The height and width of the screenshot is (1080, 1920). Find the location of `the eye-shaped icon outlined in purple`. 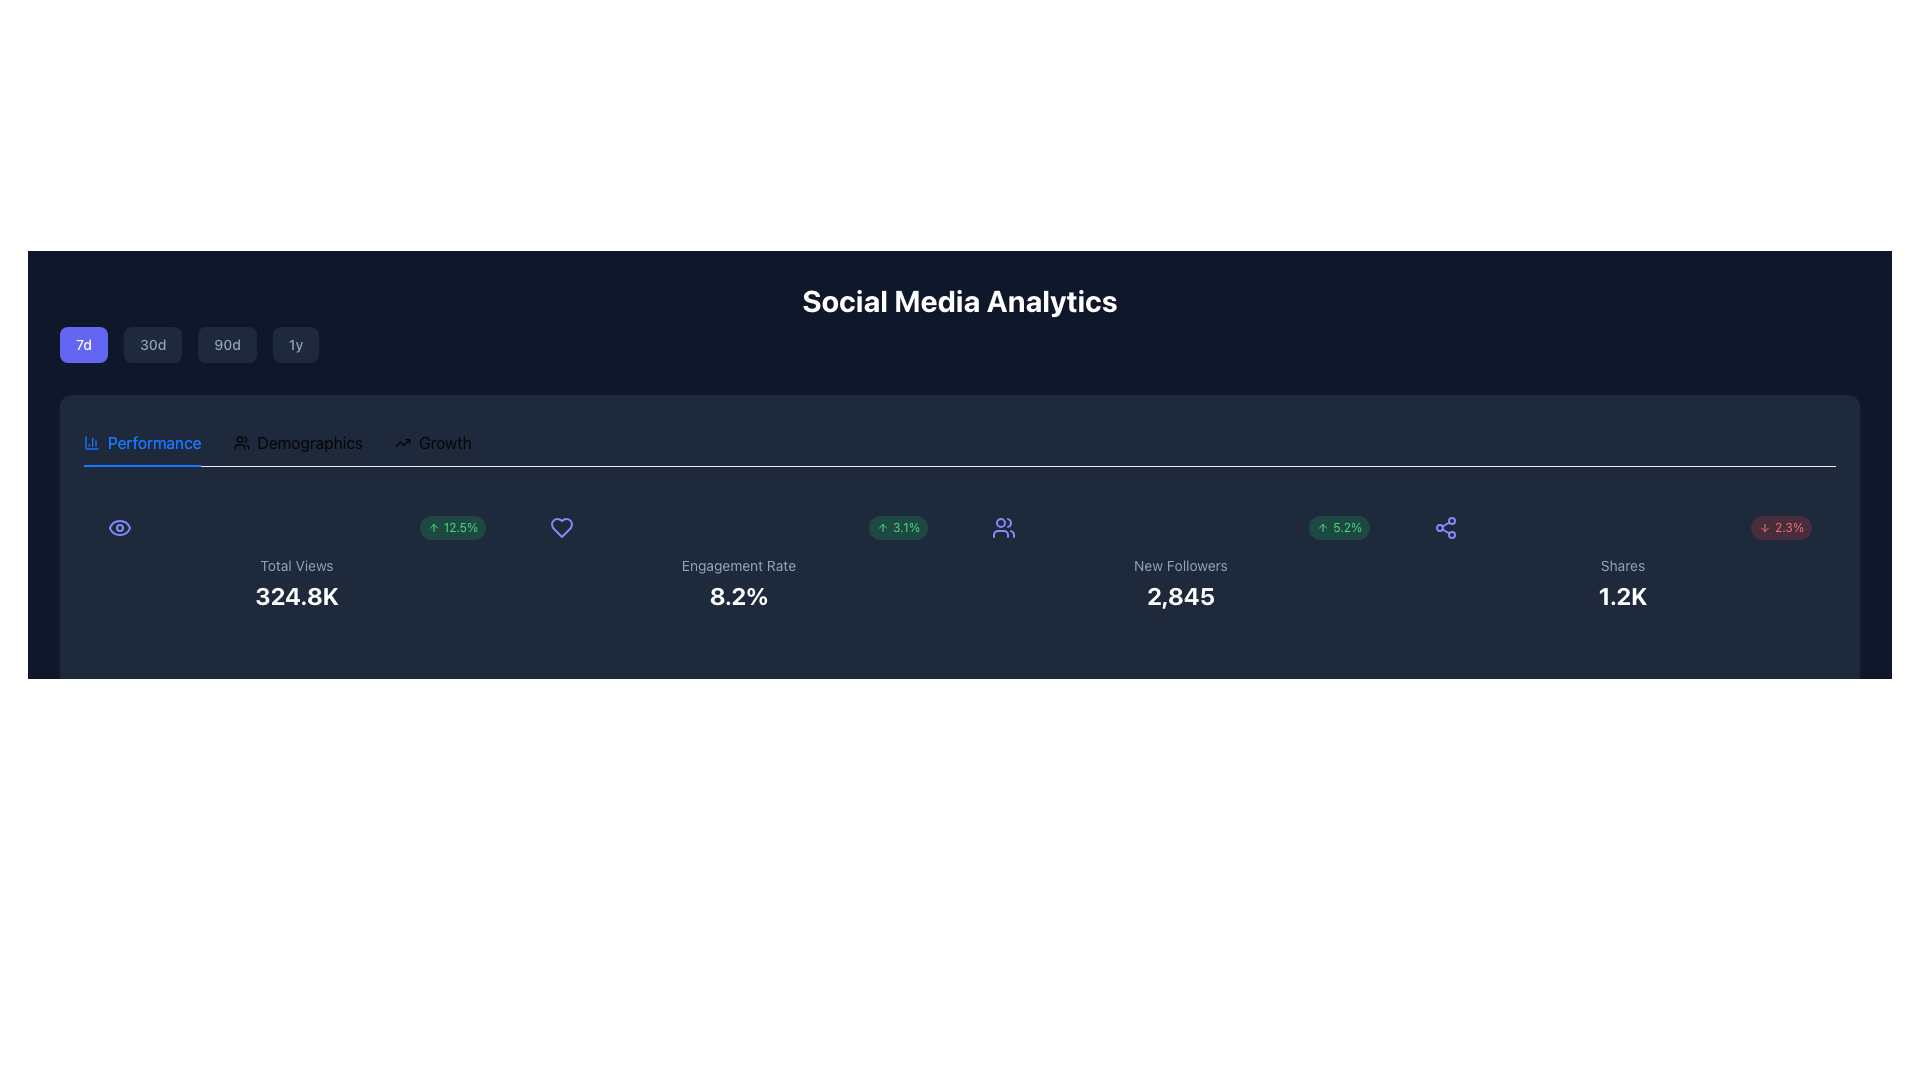

the eye-shaped icon outlined in purple is located at coordinates (119, 527).